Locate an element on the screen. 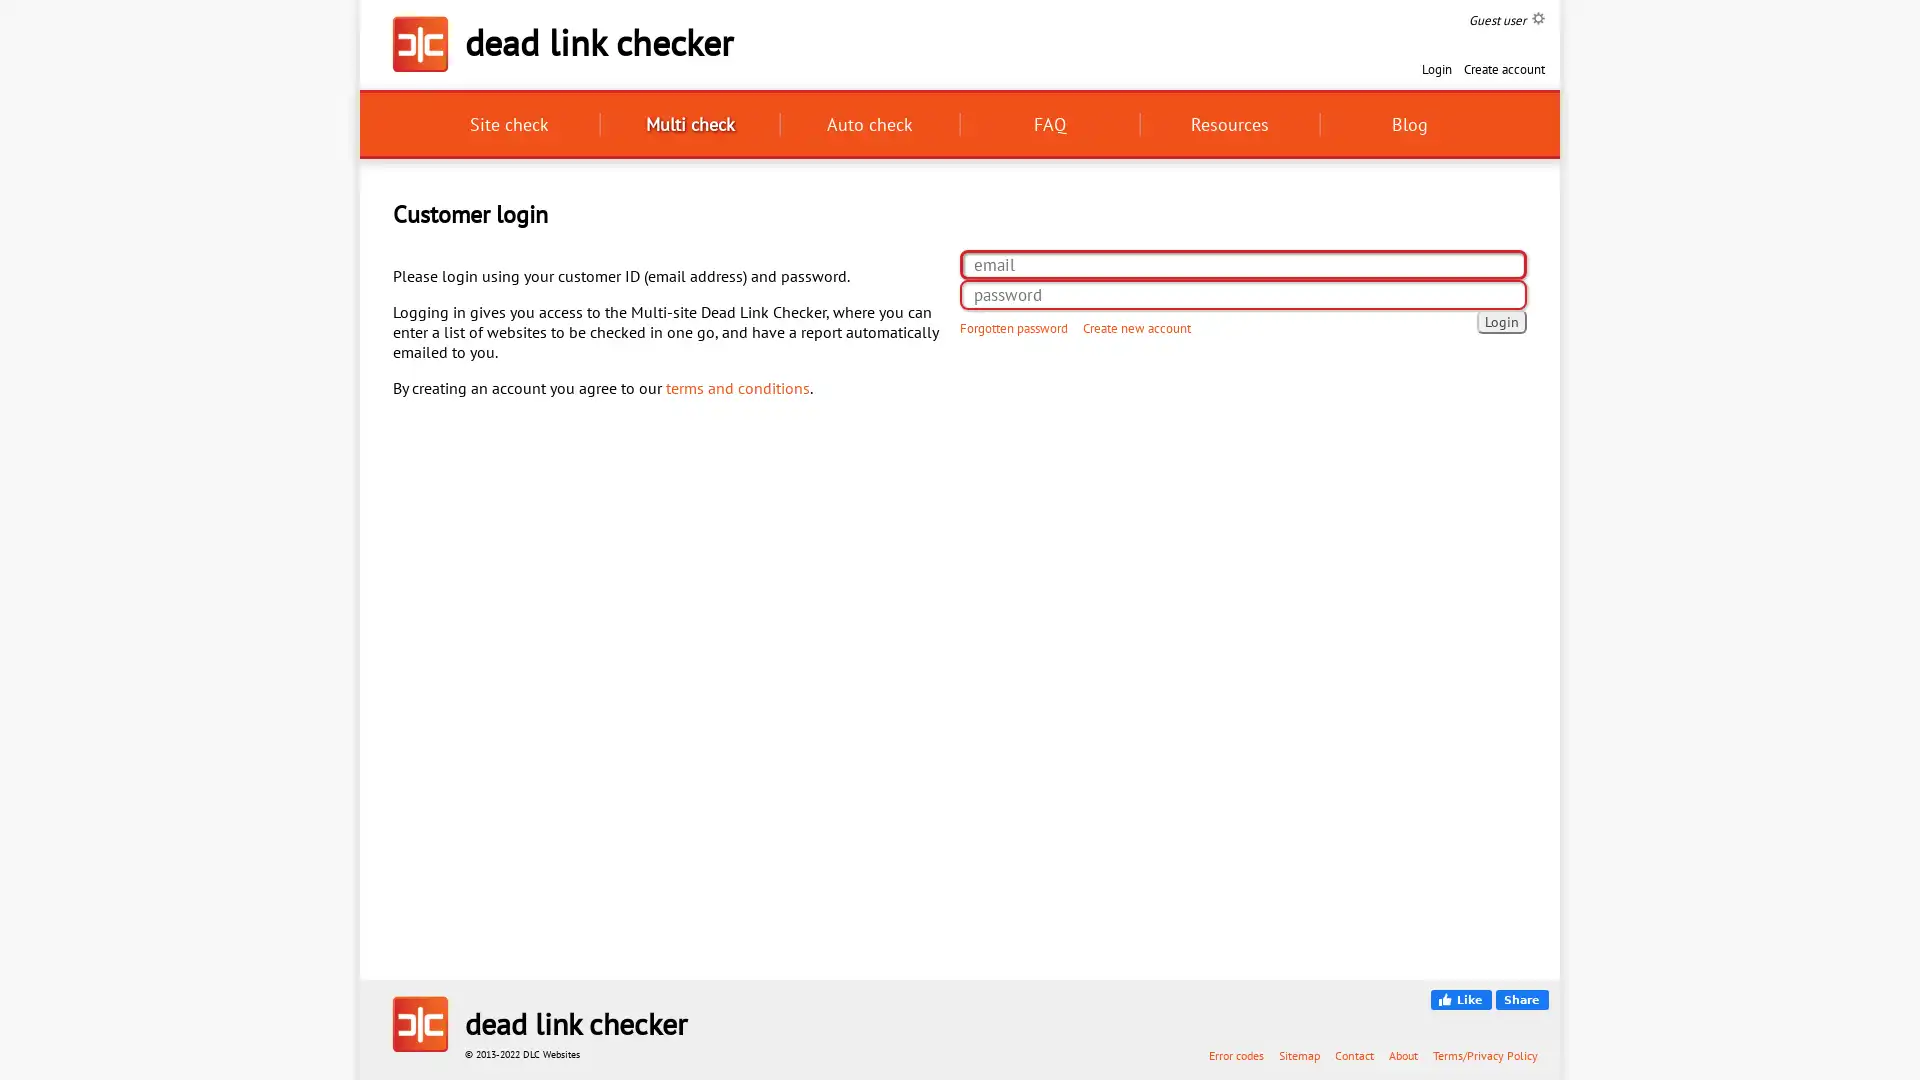 The height and width of the screenshot is (1080, 1920). Login is located at coordinates (1502, 320).